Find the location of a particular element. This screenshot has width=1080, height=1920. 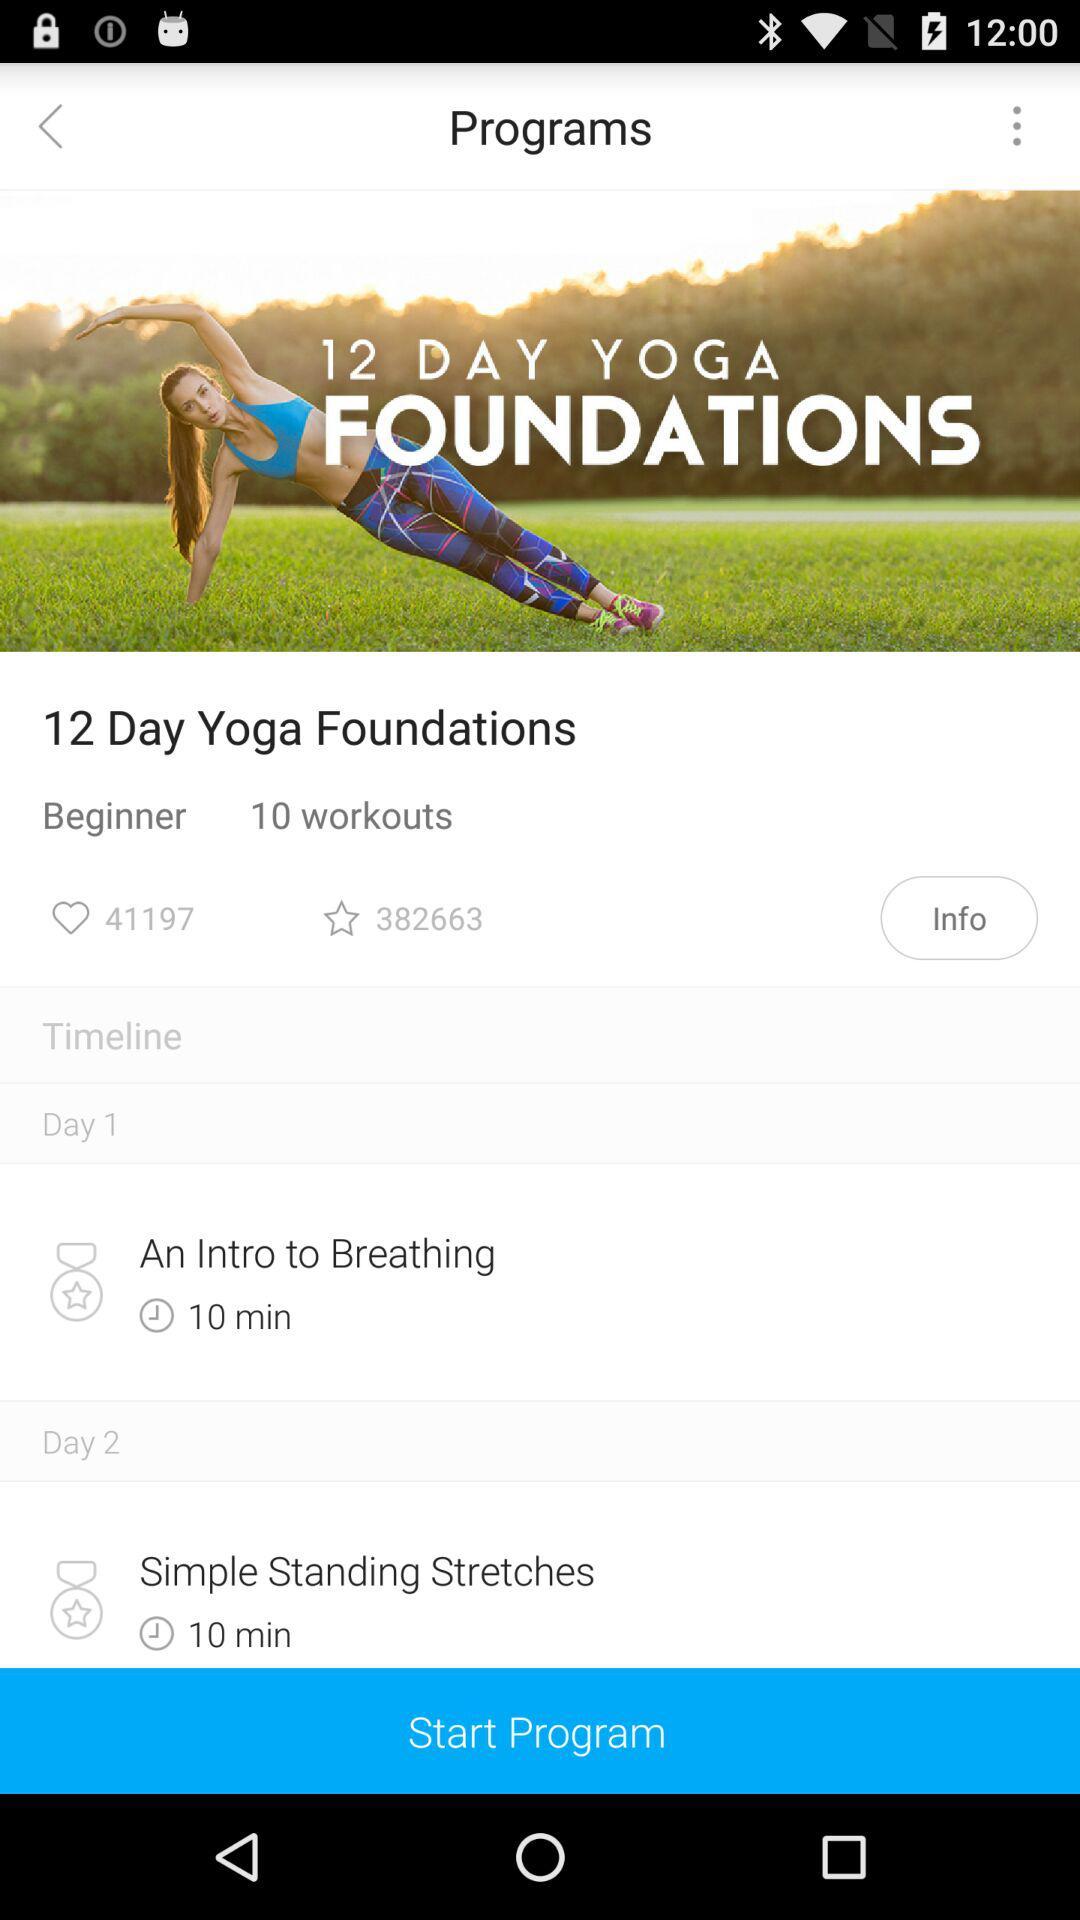

item to the right of programs icon is located at coordinates (1017, 124).